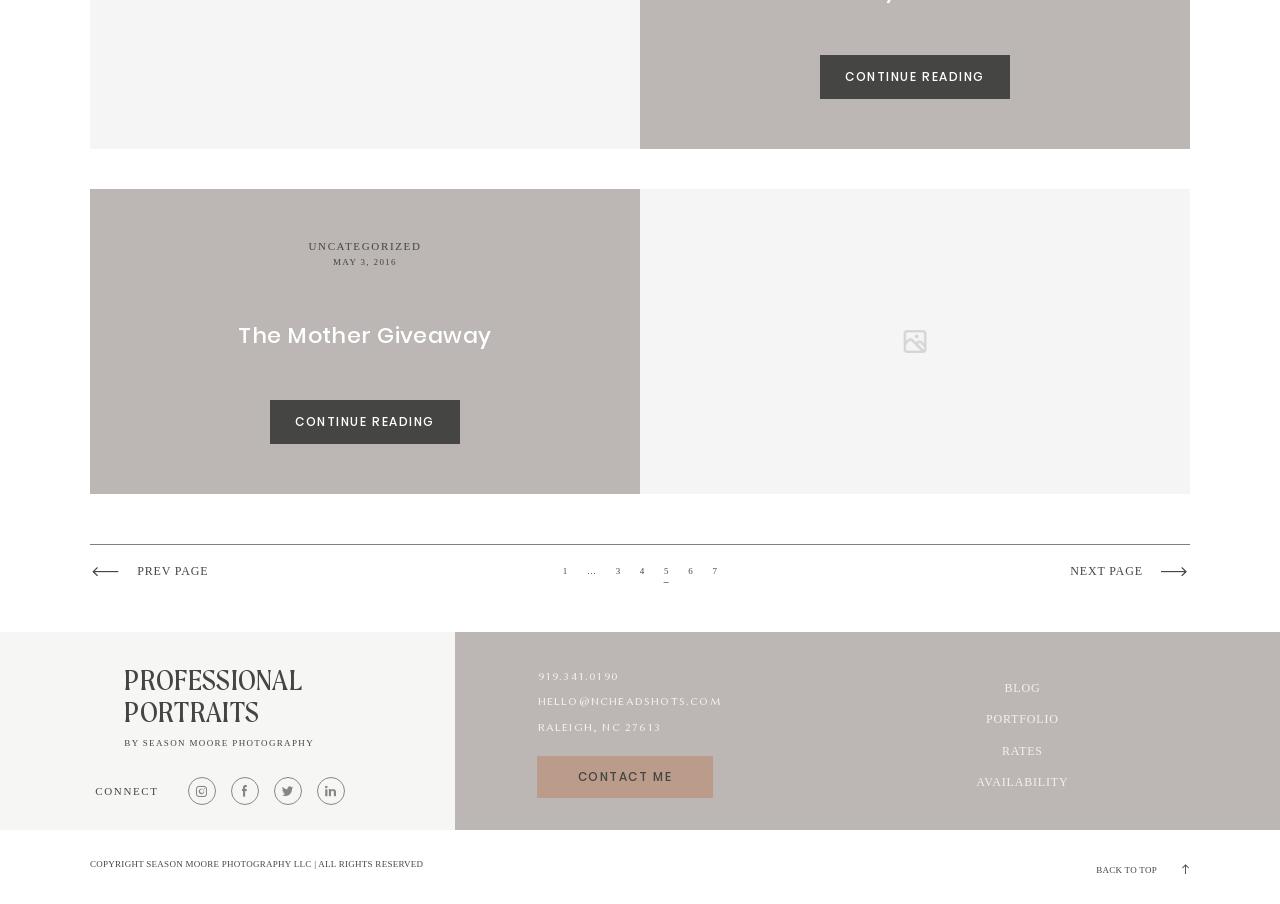 This screenshot has height=904, width=1280. I want to click on 'Portfolio', so click(1021, 718).